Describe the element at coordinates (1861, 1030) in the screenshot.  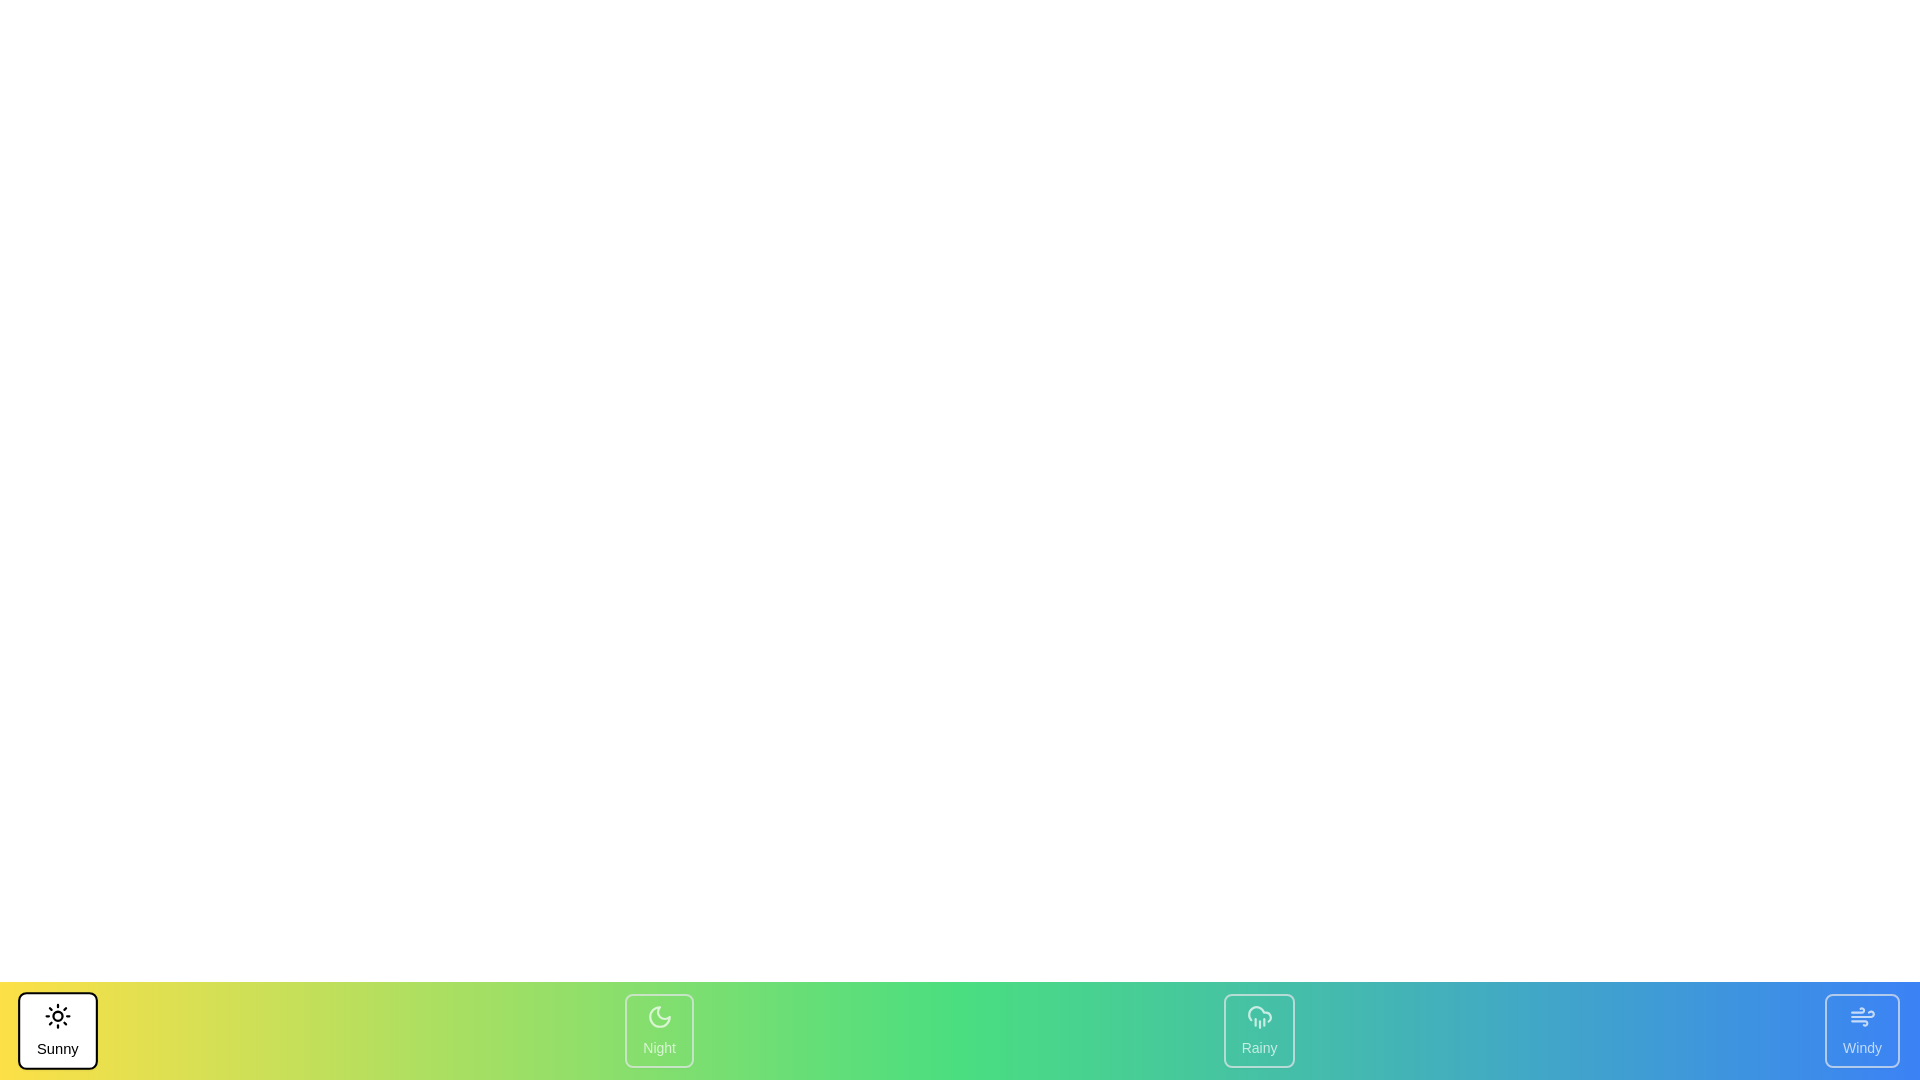
I see `the tab corresponding to the selected weather condition Windy` at that location.